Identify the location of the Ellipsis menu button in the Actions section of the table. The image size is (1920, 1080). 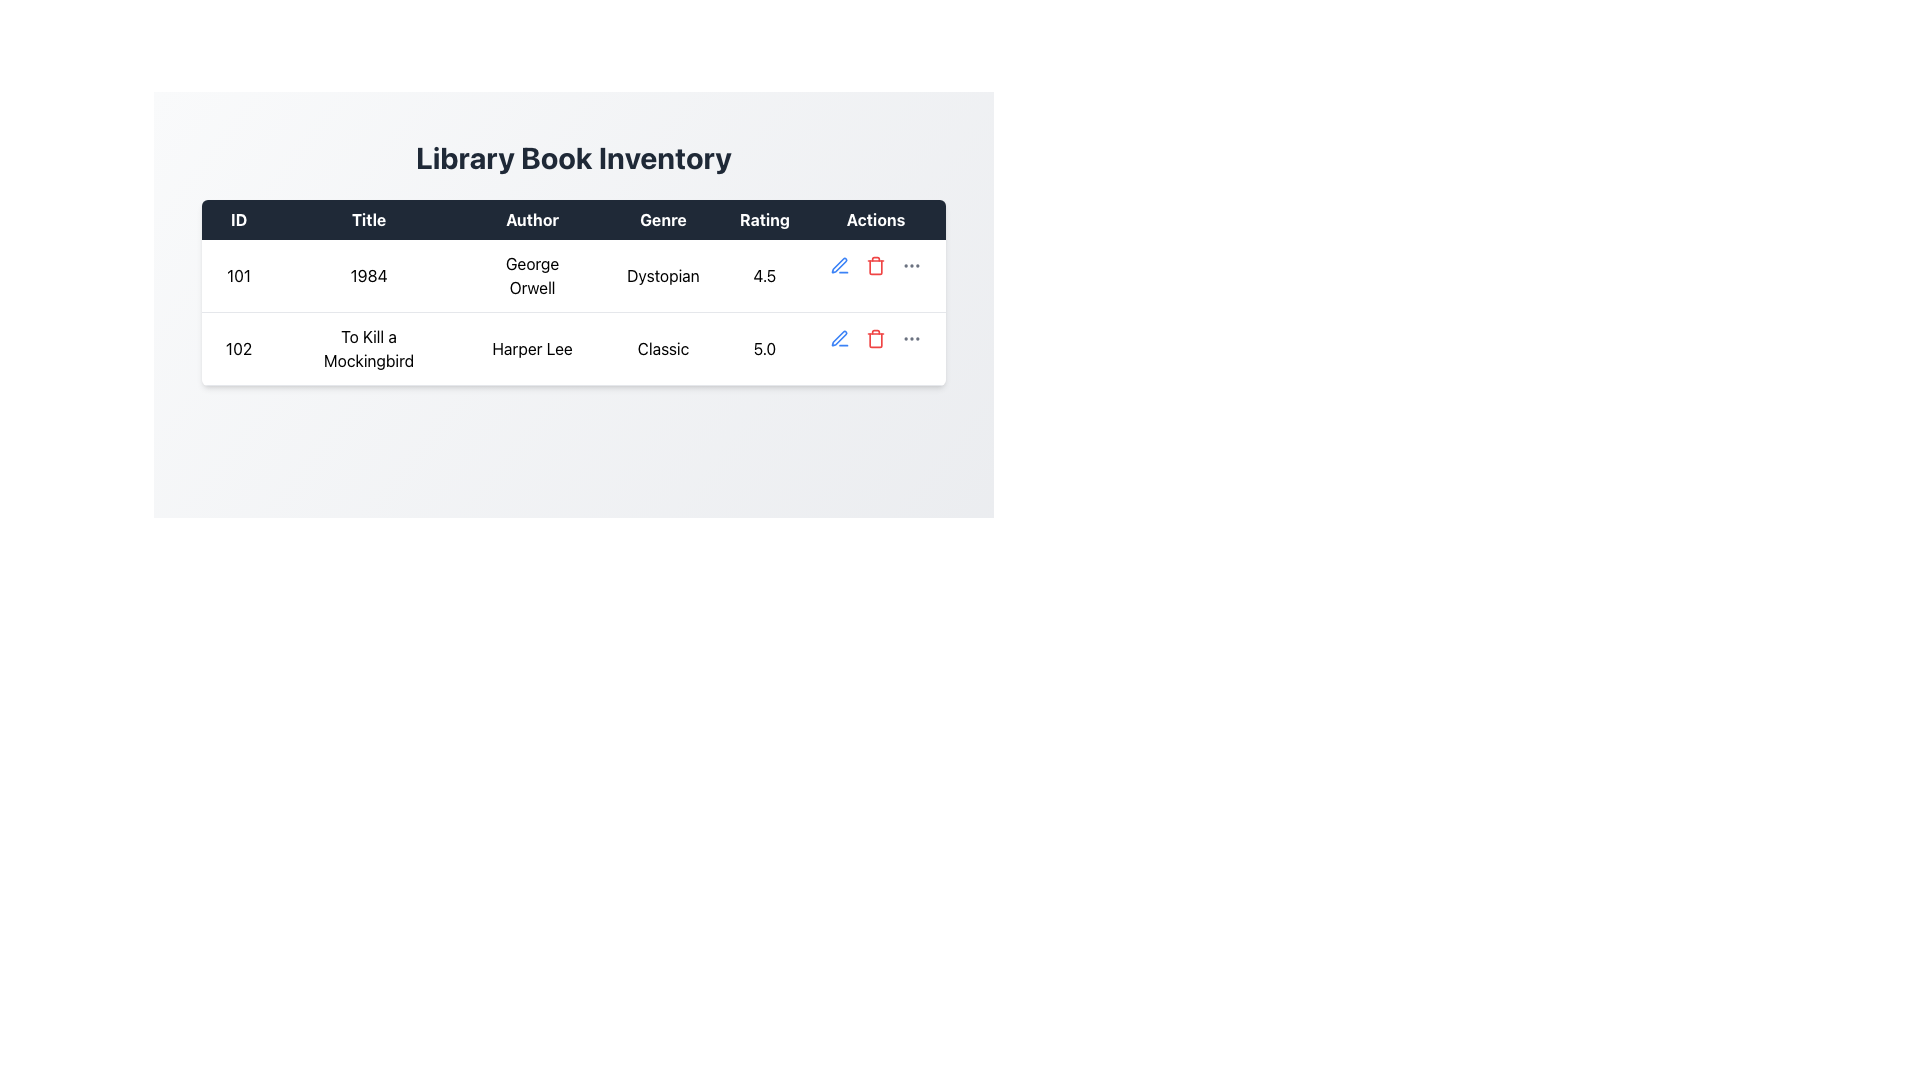
(911, 337).